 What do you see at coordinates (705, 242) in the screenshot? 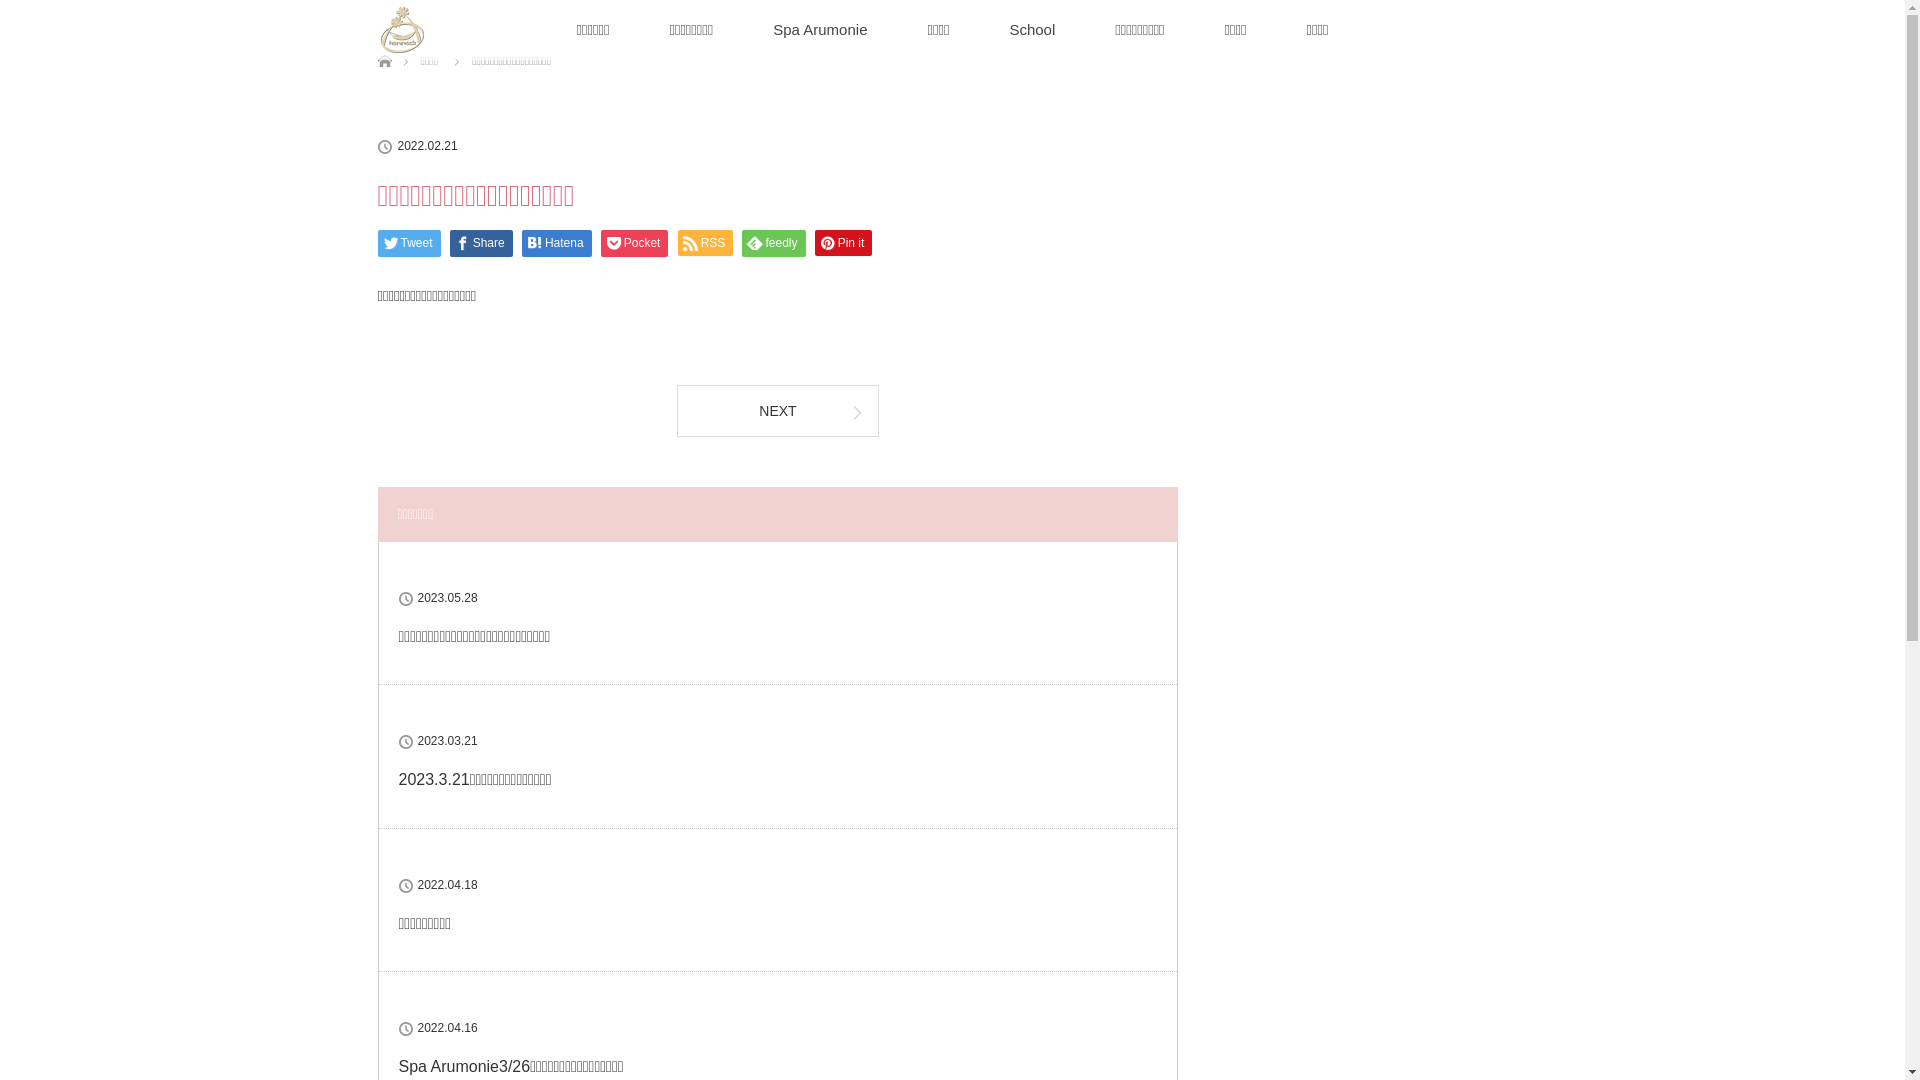
I see `'RSS'` at bounding box center [705, 242].